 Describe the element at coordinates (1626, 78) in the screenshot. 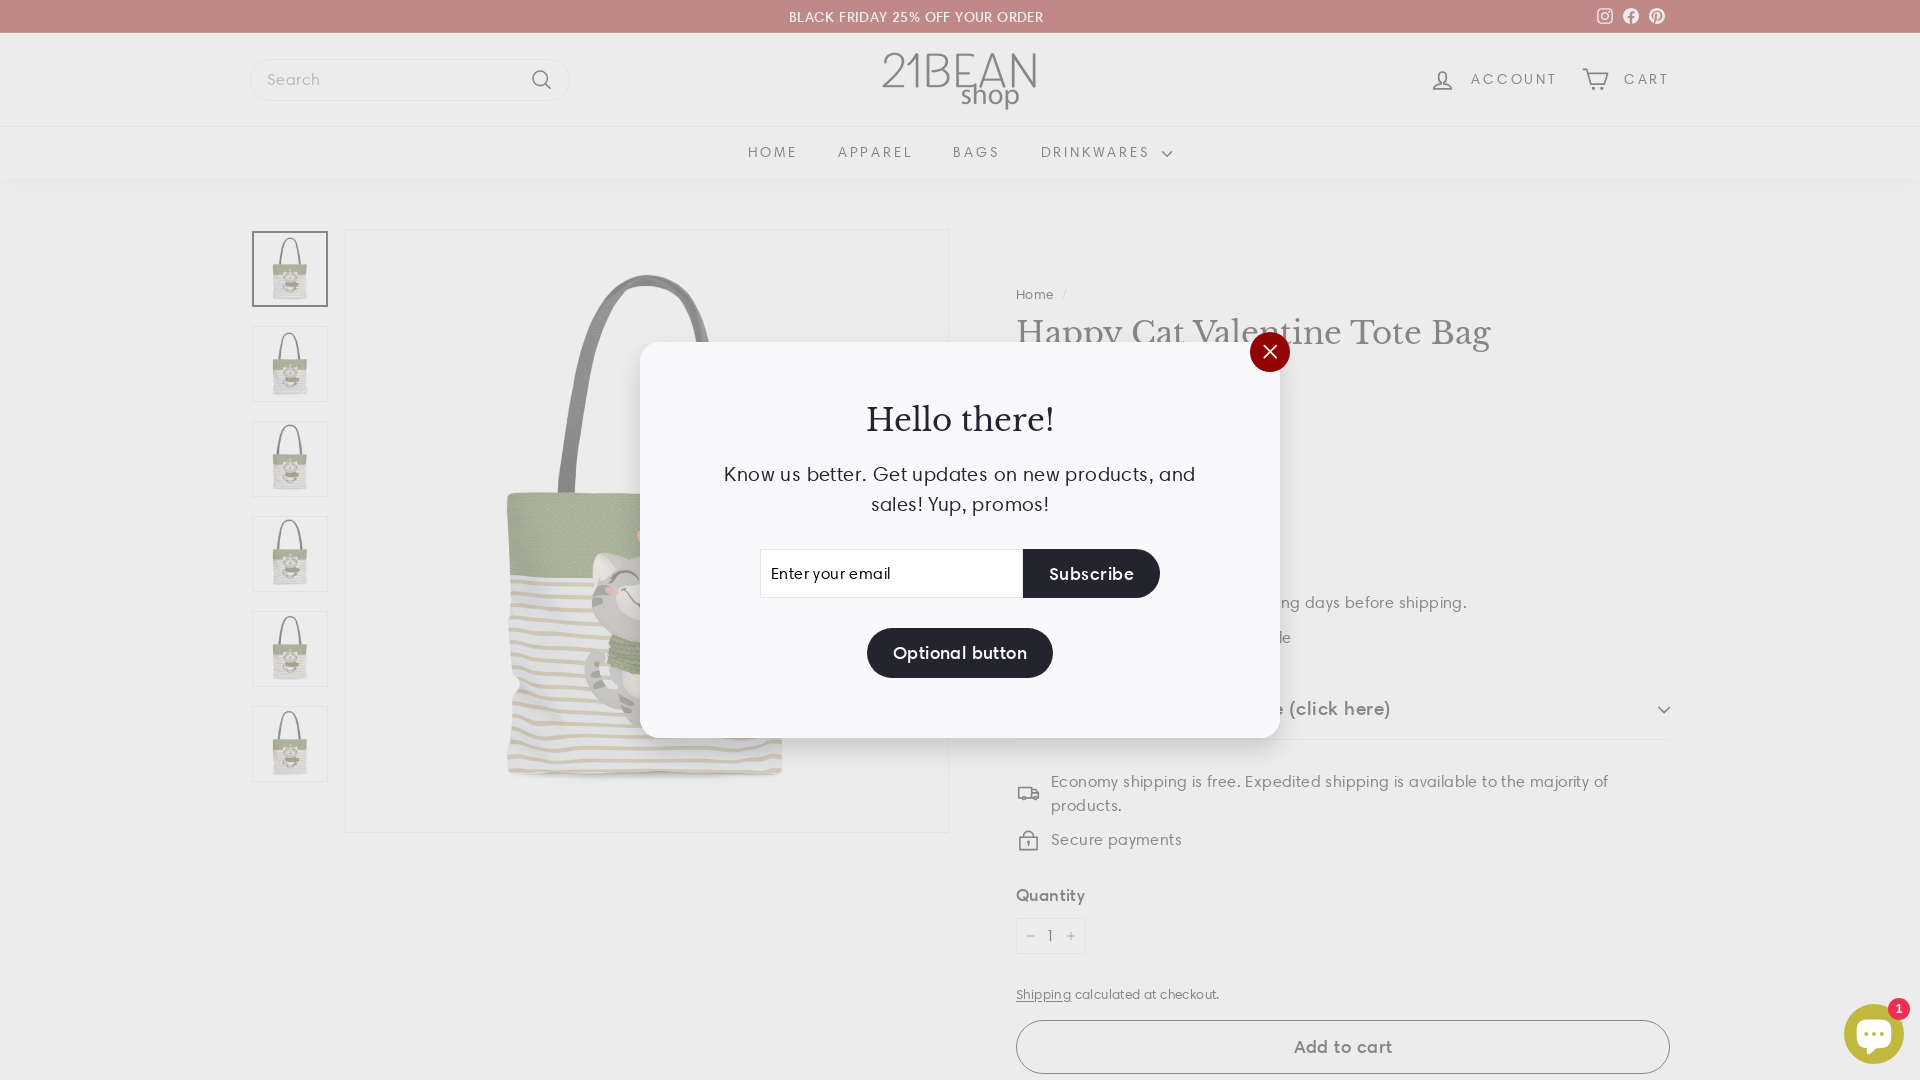

I see `'CART'` at that location.